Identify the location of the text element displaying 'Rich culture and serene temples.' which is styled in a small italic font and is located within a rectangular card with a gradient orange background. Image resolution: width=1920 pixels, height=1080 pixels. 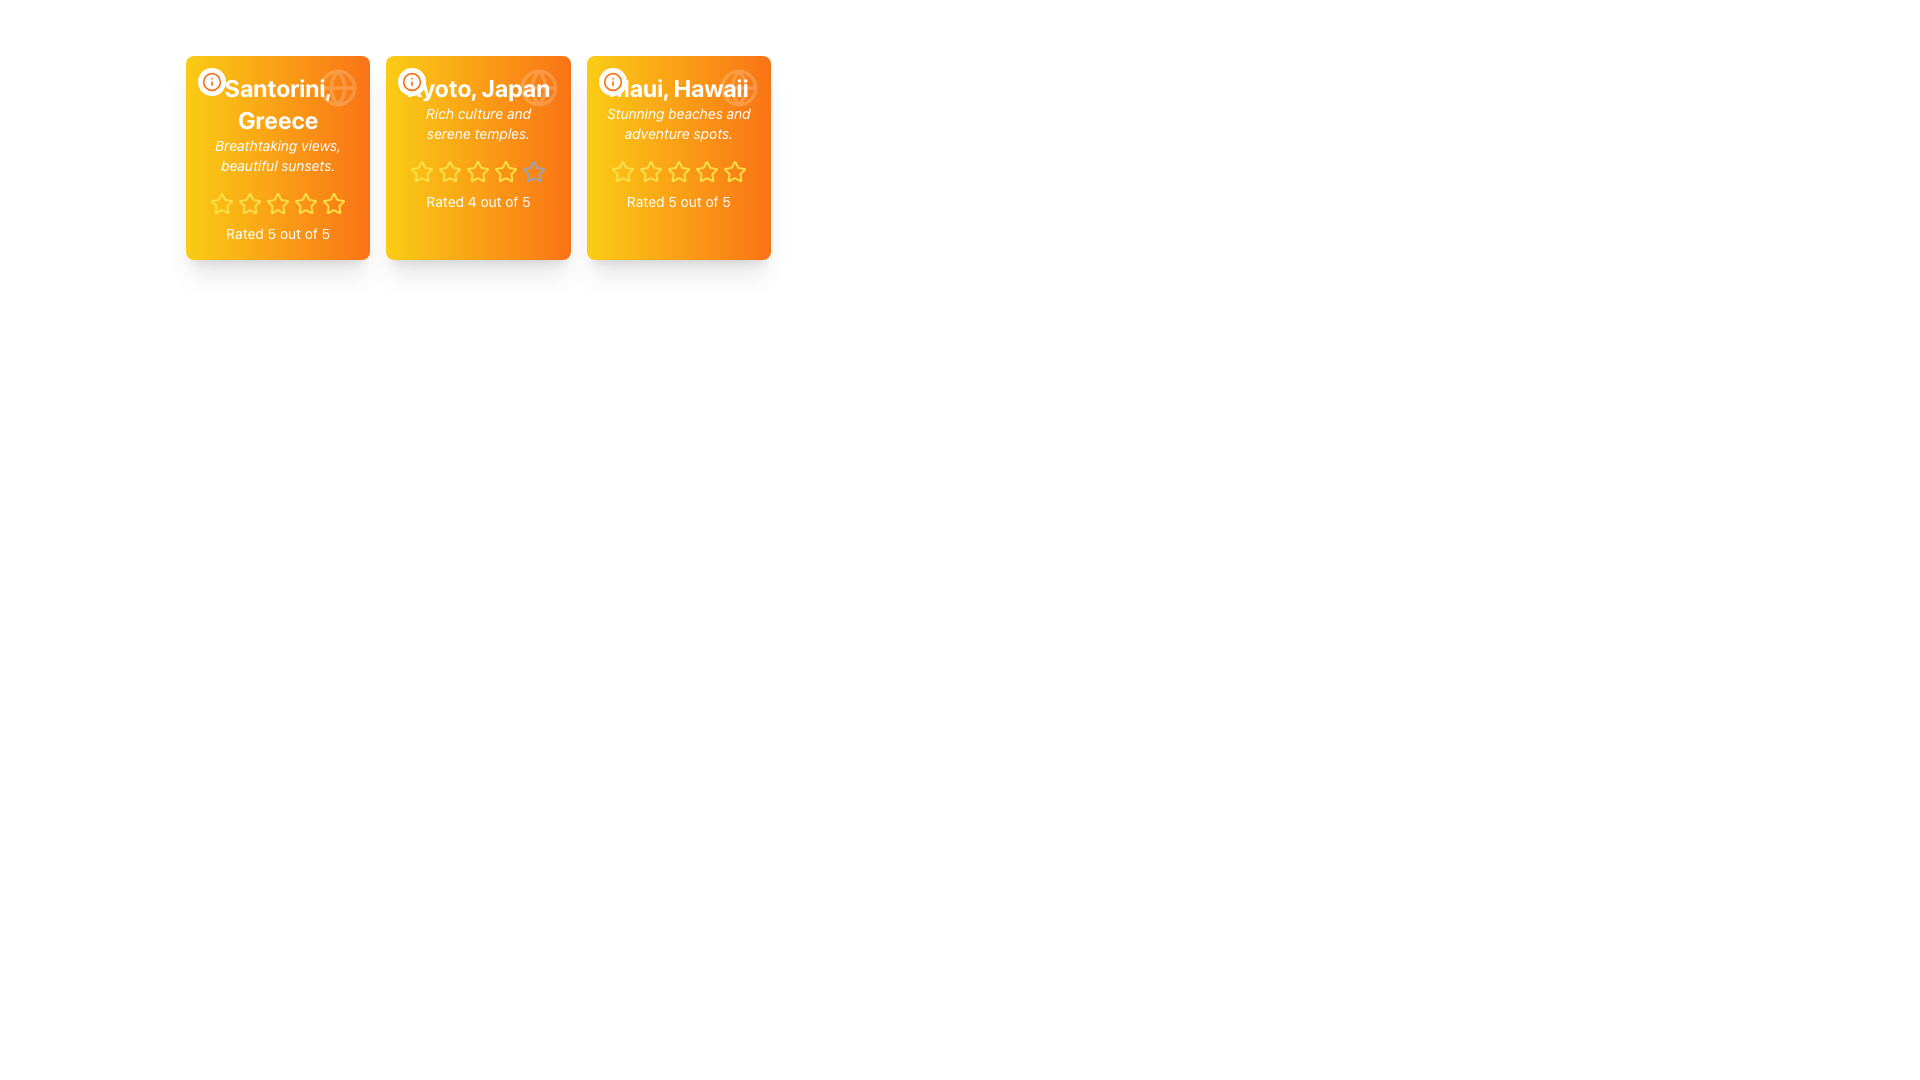
(477, 123).